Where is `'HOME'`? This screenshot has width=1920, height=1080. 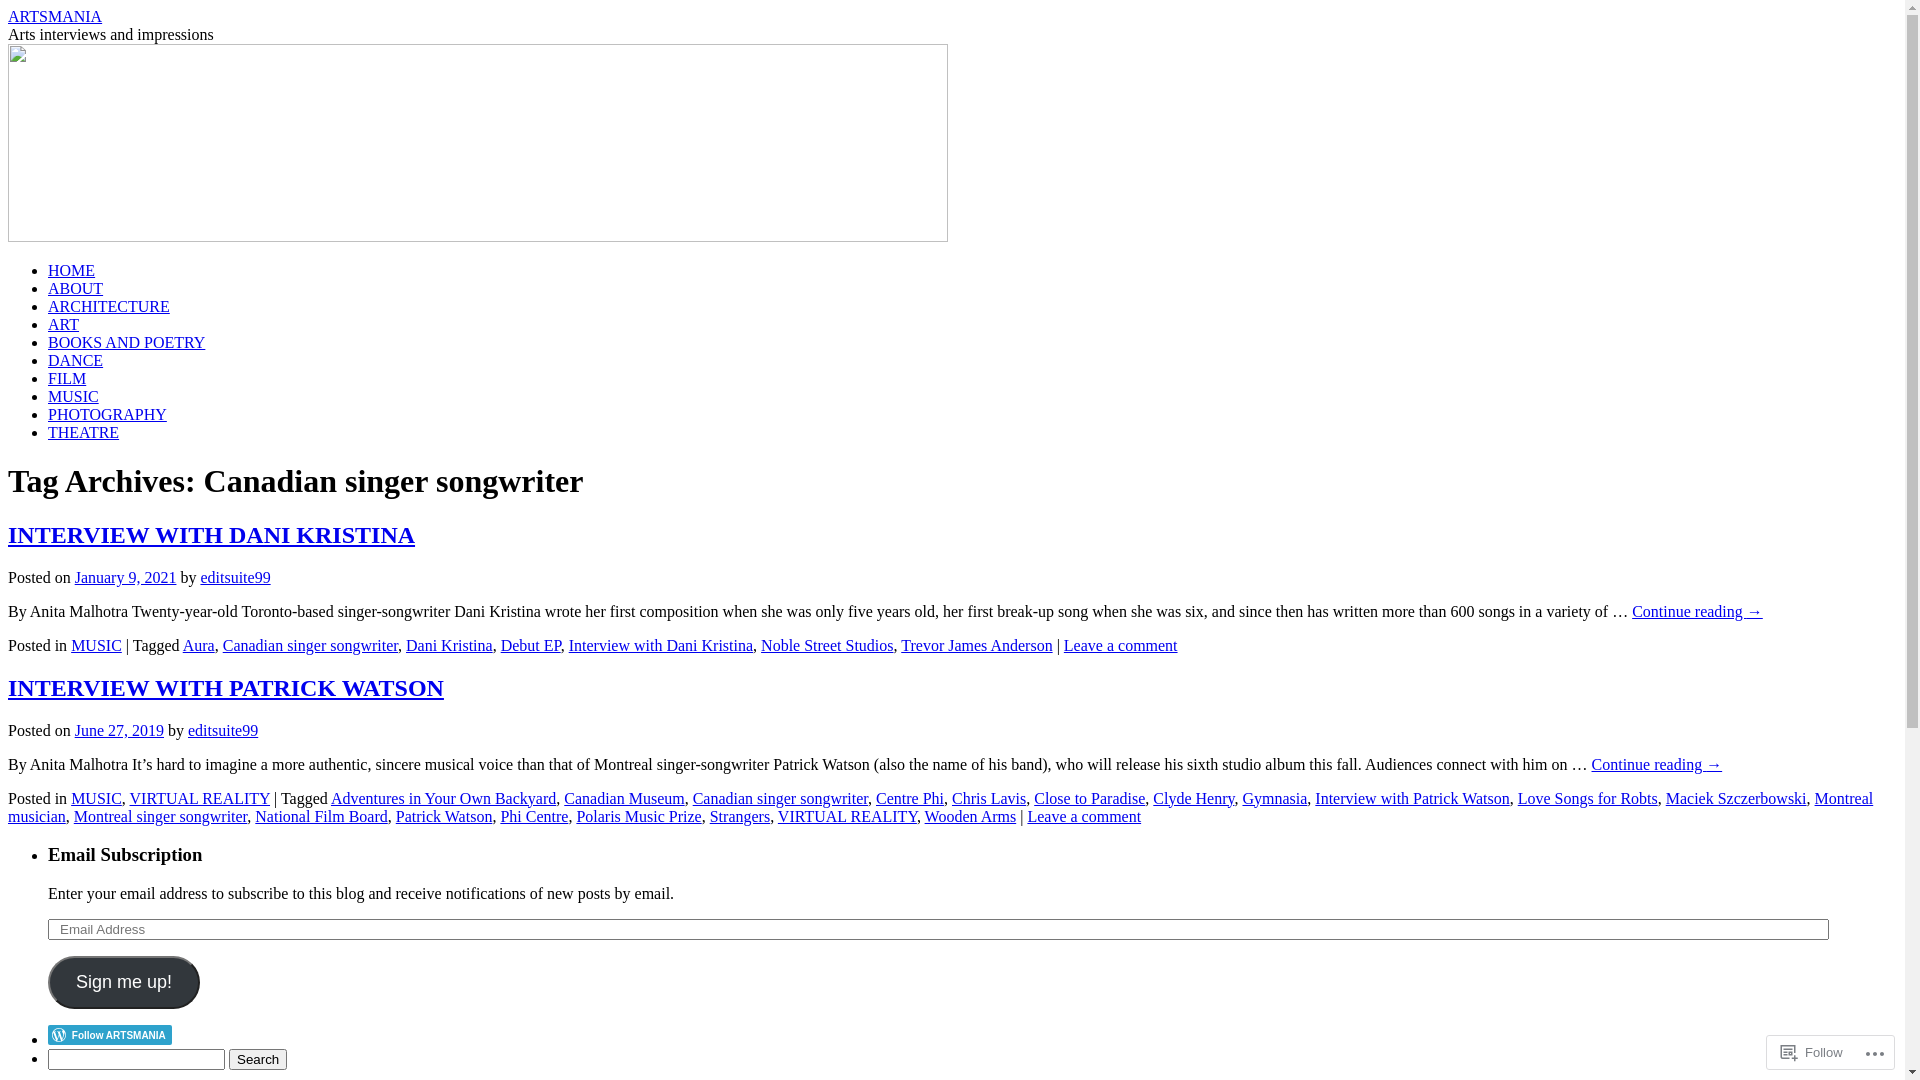 'HOME' is located at coordinates (71, 270).